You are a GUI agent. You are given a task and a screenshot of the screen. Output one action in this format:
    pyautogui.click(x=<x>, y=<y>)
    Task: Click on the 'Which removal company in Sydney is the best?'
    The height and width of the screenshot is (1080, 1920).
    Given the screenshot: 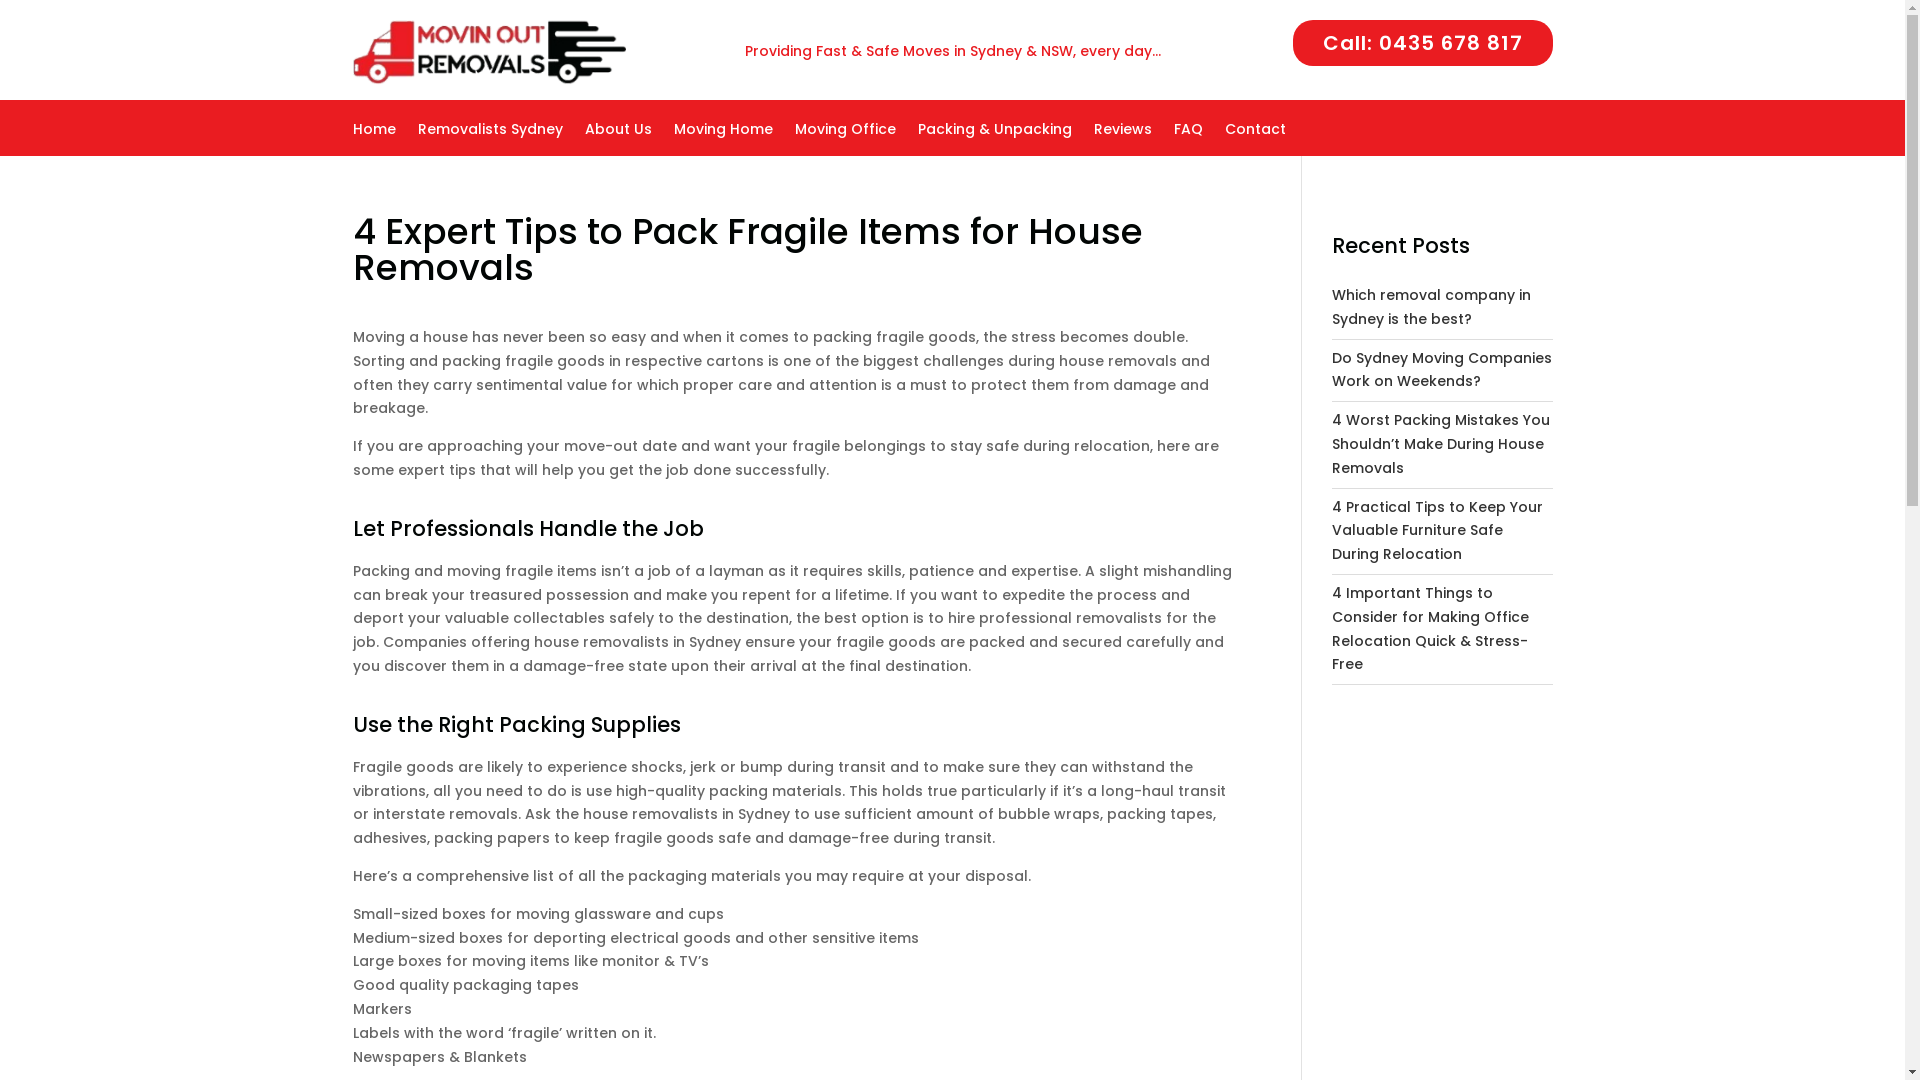 What is the action you would take?
    pyautogui.click(x=1331, y=307)
    